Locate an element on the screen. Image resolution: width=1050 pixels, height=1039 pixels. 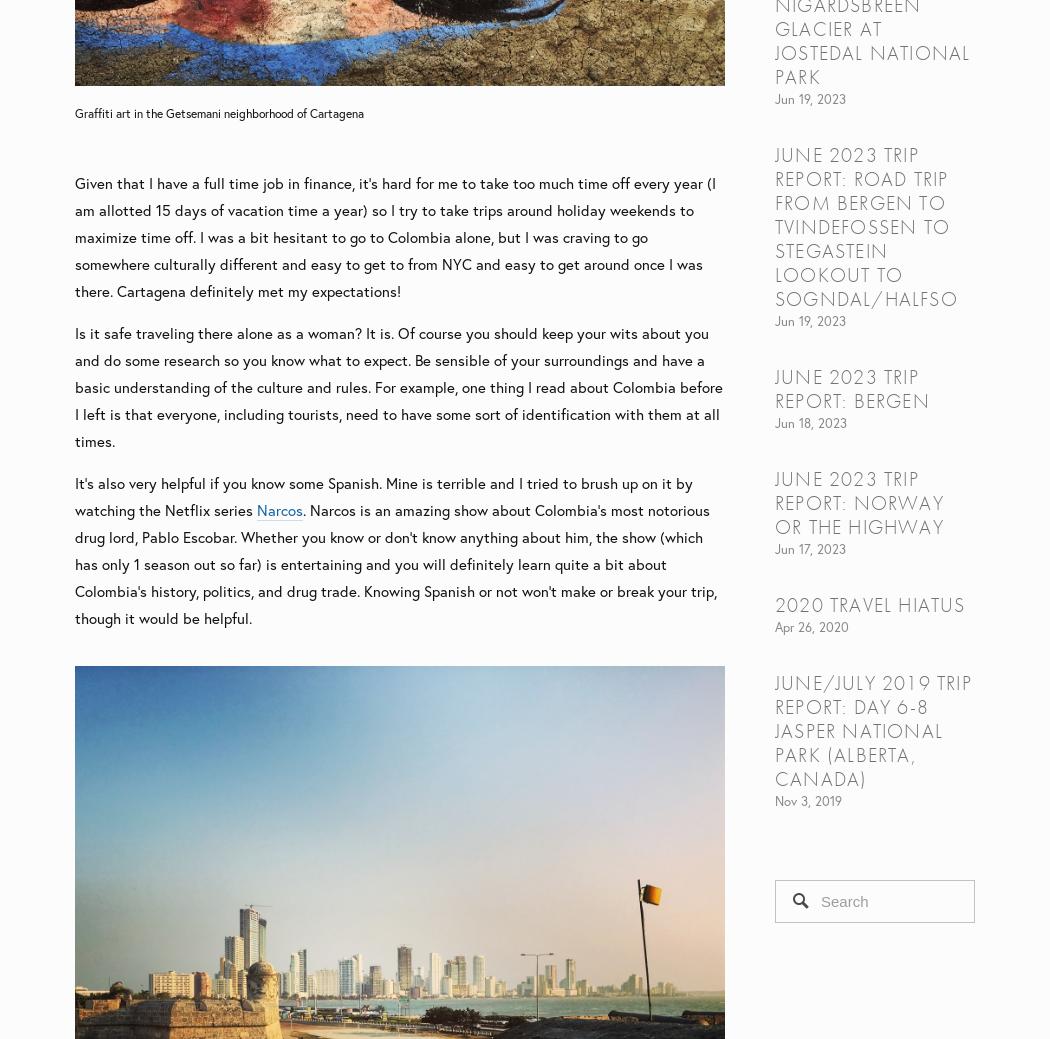
'June 2023 Trip Report: road trip from bergen to Tvindefossen to Stegastein lookout to Sogndal/halfso' is located at coordinates (775, 225).